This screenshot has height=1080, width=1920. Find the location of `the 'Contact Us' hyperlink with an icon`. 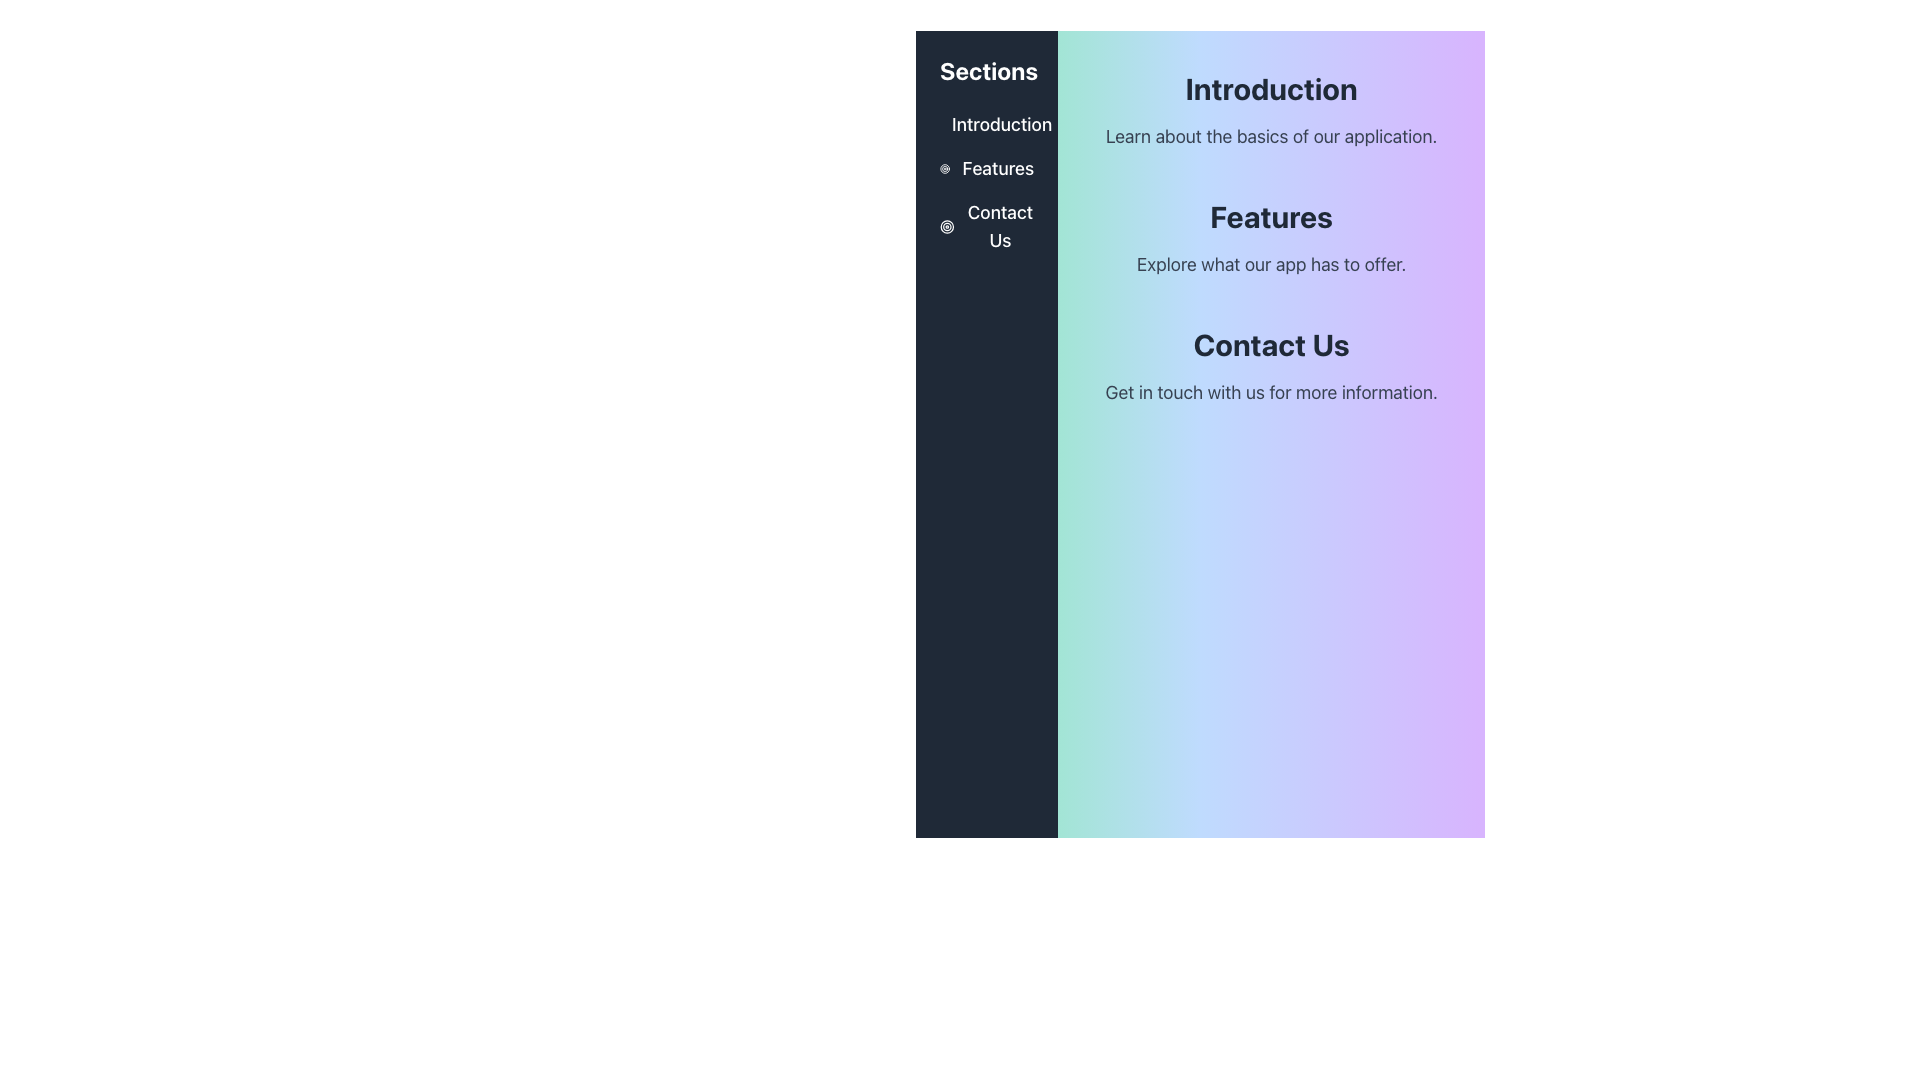

the 'Contact Us' hyperlink with an icon is located at coordinates (987, 226).